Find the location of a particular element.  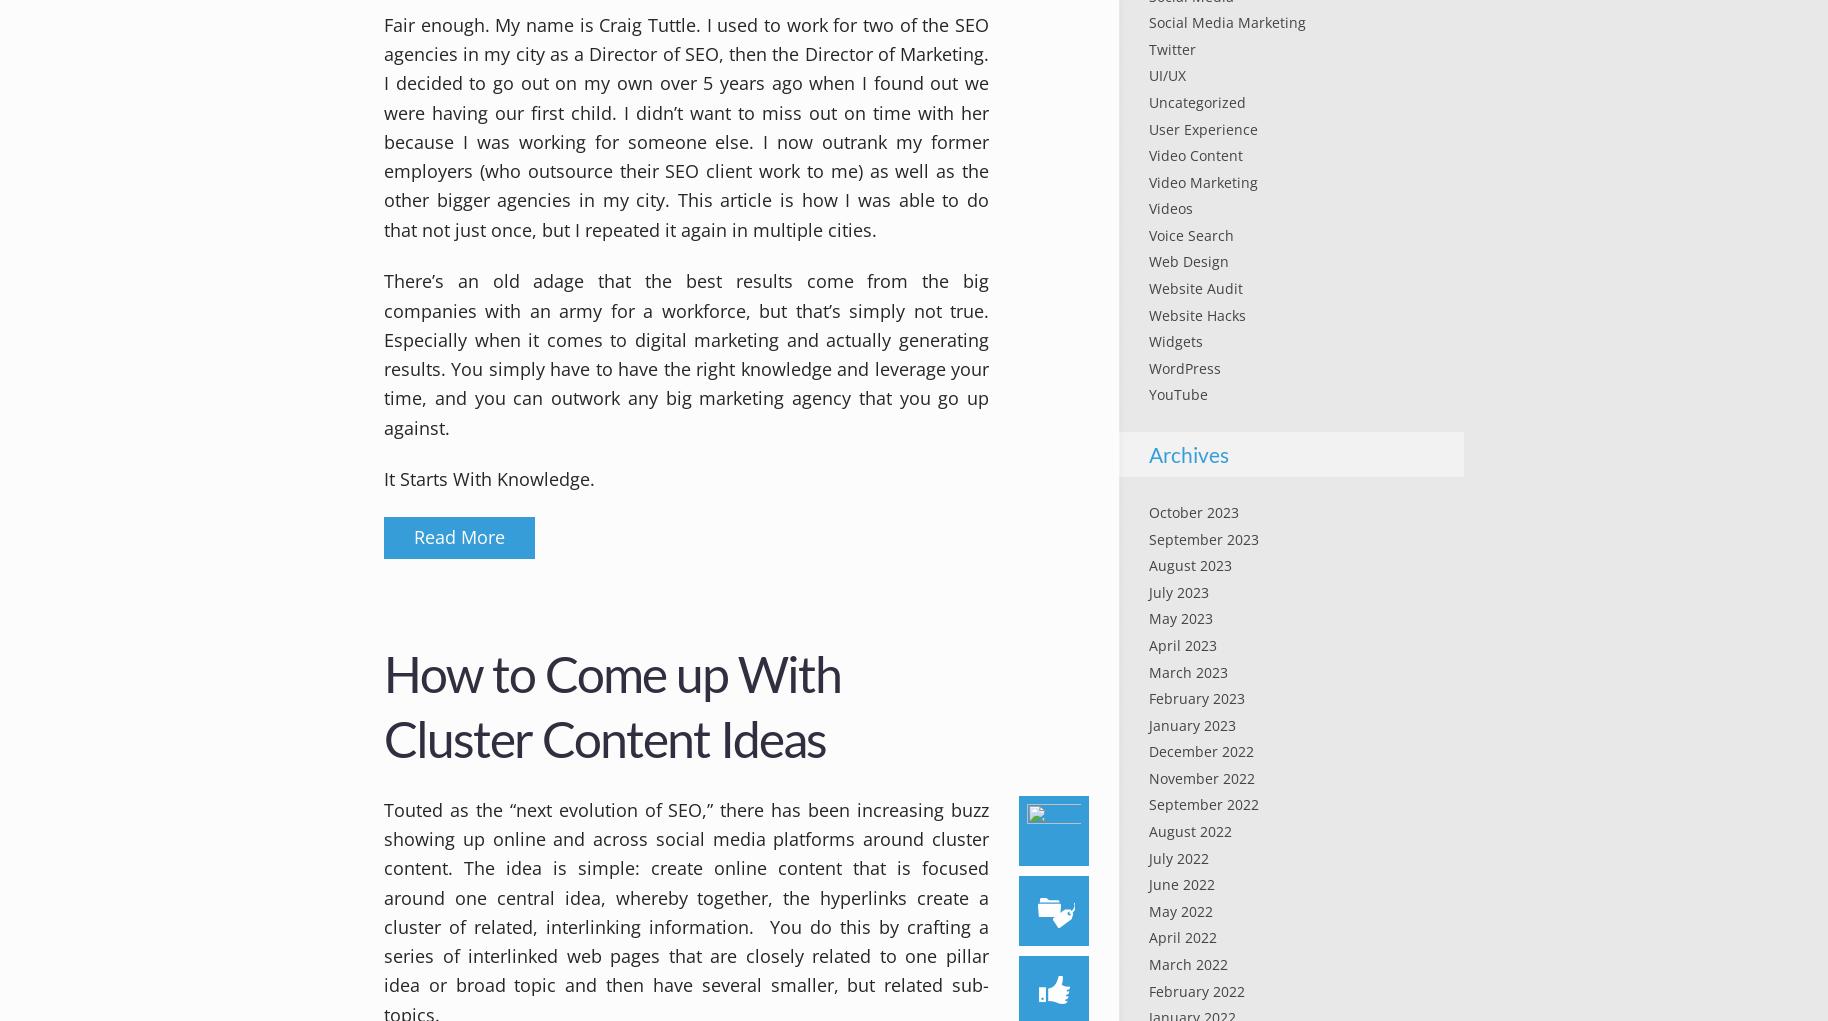

'March 2022' is located at coordinates (1187, 962).